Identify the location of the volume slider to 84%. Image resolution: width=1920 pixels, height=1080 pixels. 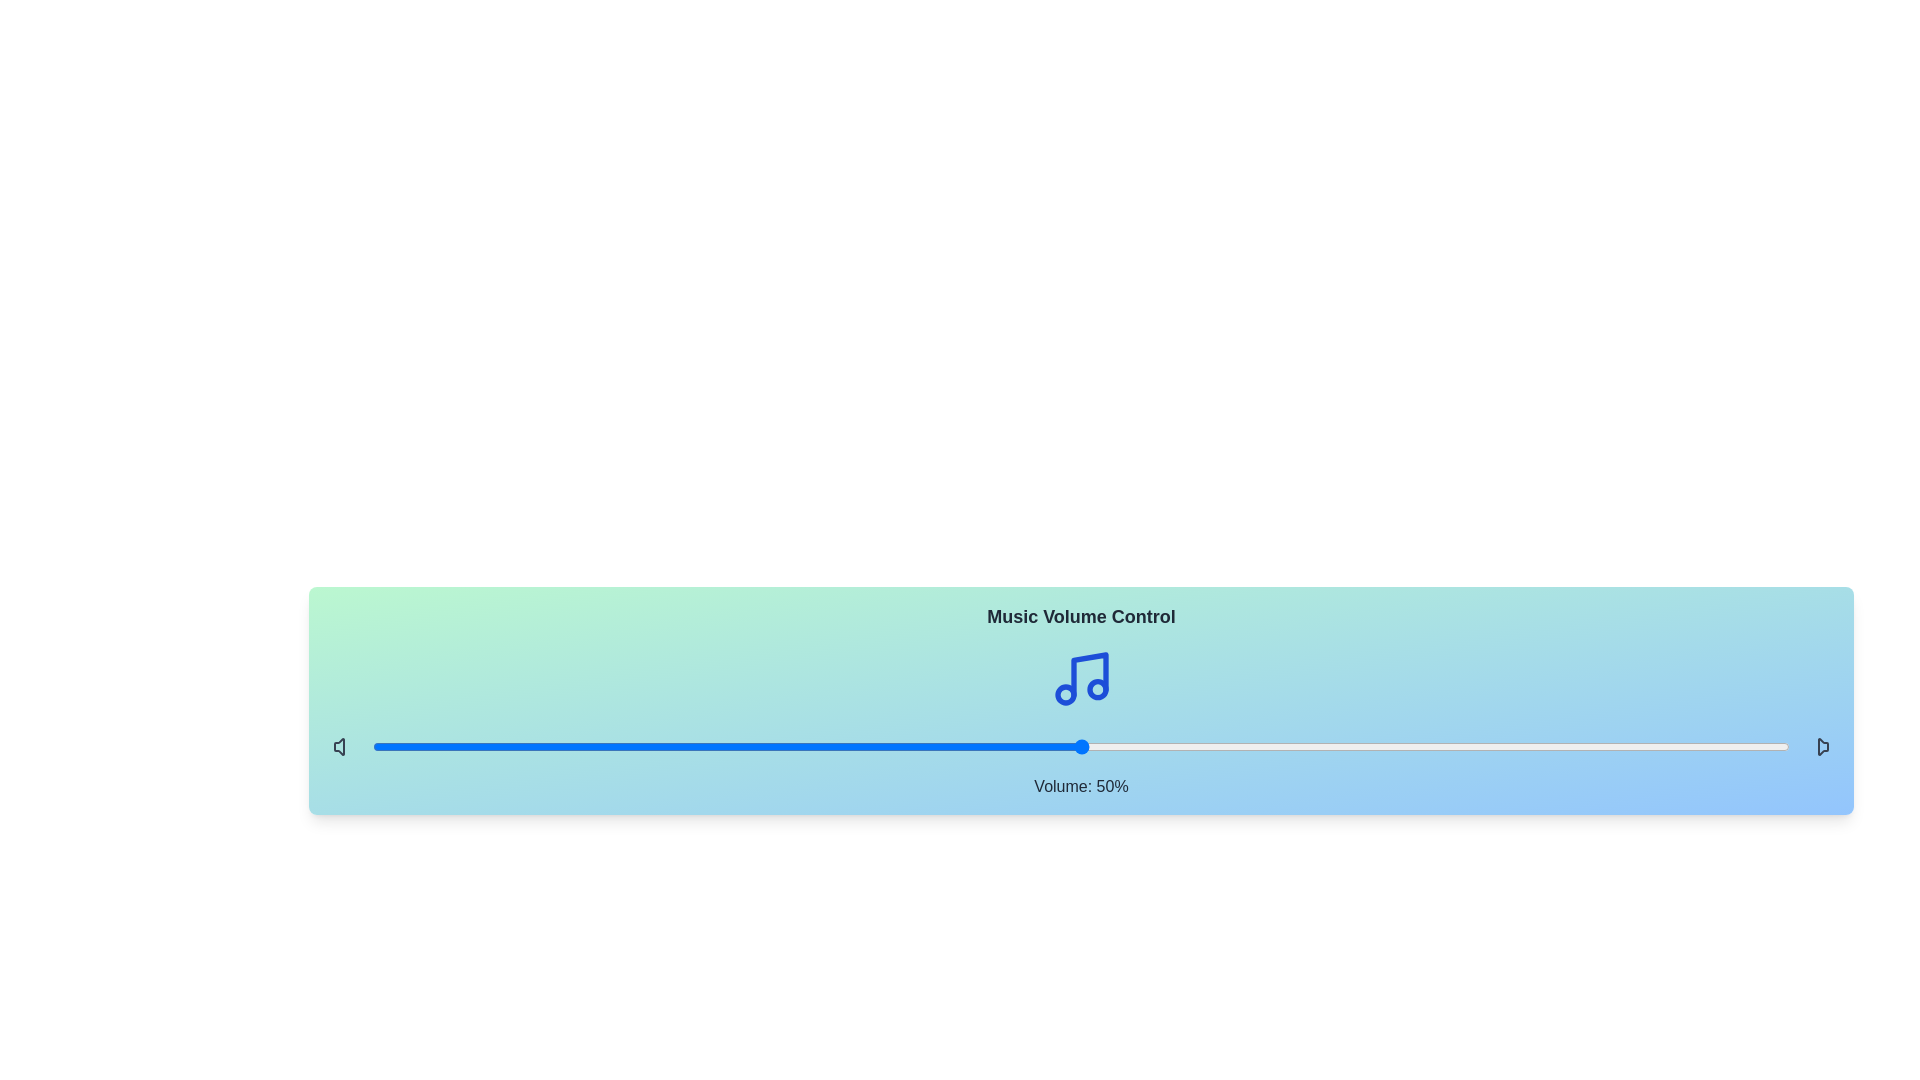
(1562, 747).